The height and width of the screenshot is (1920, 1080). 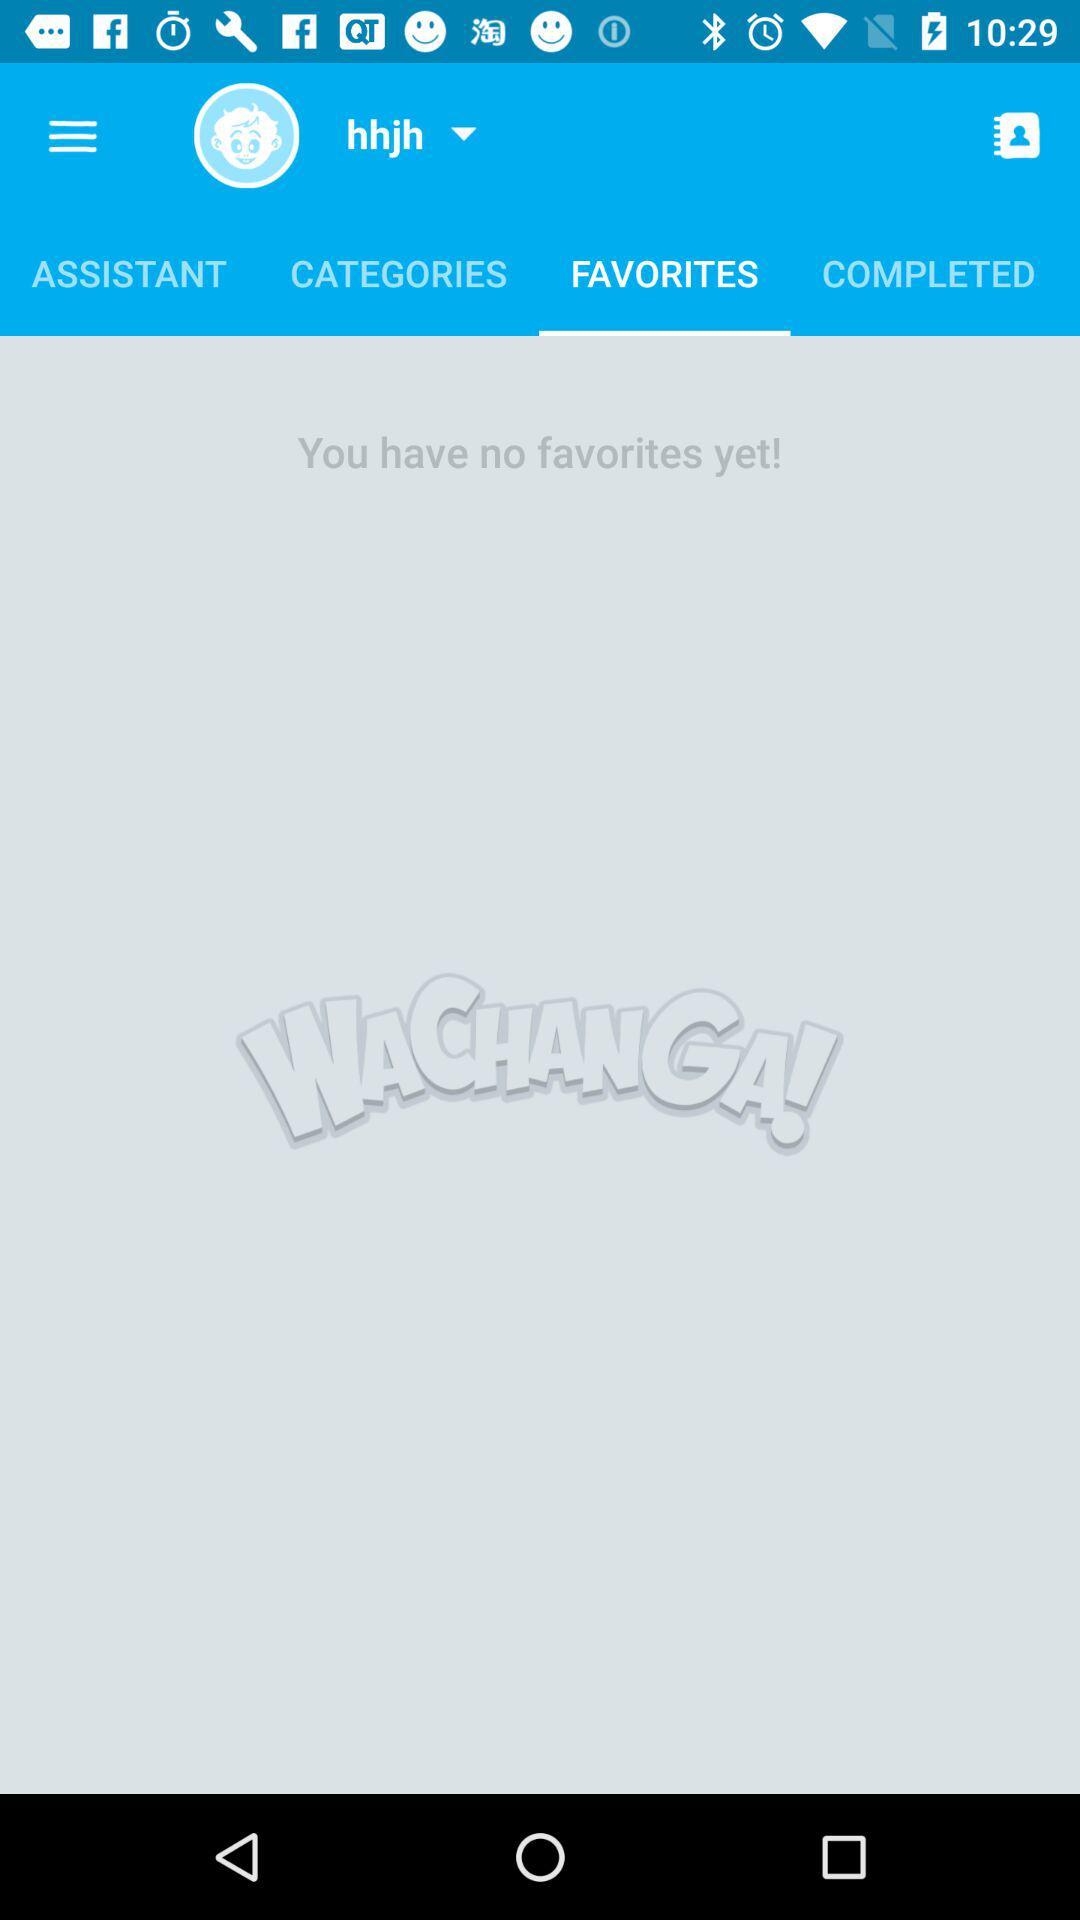 What do you see at coordinates (463, 135) in the screenshot?
I see `drop down` at bounding box center [463, 135].